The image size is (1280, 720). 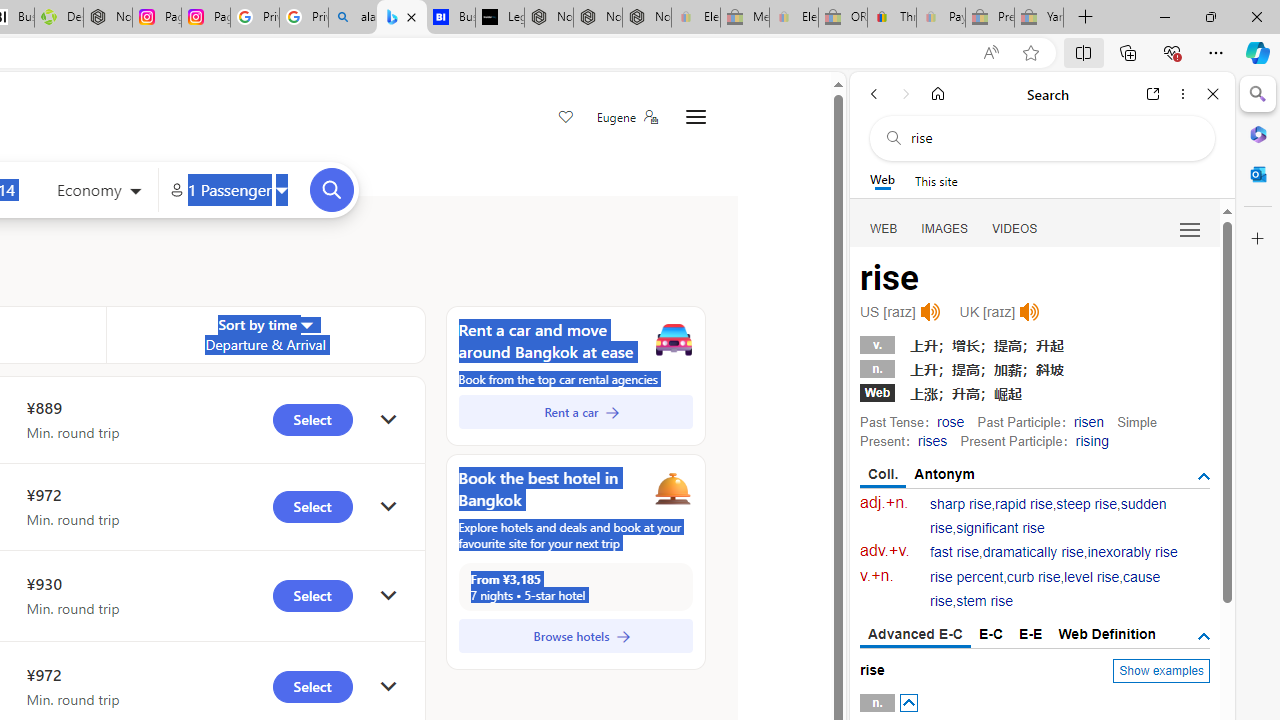 I want to click on 'Antonym', so click(x=944, y=474).